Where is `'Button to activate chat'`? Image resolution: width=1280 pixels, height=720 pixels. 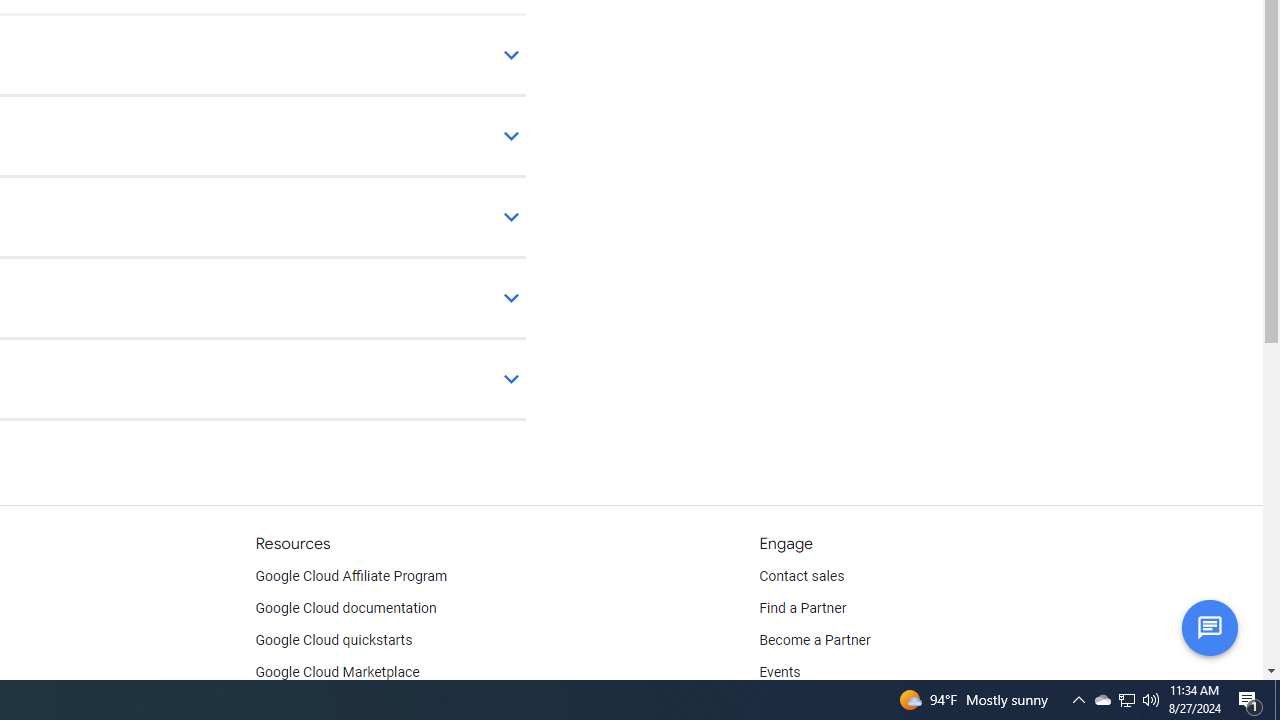 'Button to activate chat' is located at coordinates (1208, 626).